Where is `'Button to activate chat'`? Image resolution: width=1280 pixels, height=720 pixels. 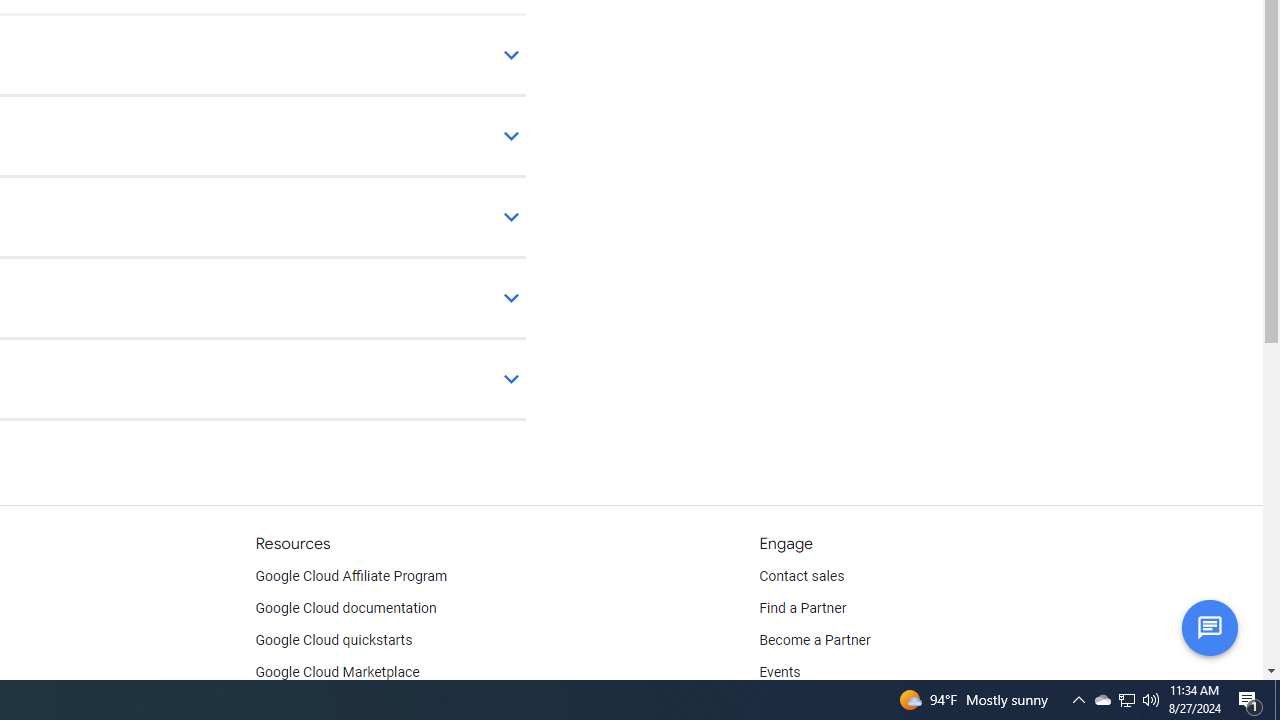 'Button to activate chat' is located at coordinates (1208, 626).